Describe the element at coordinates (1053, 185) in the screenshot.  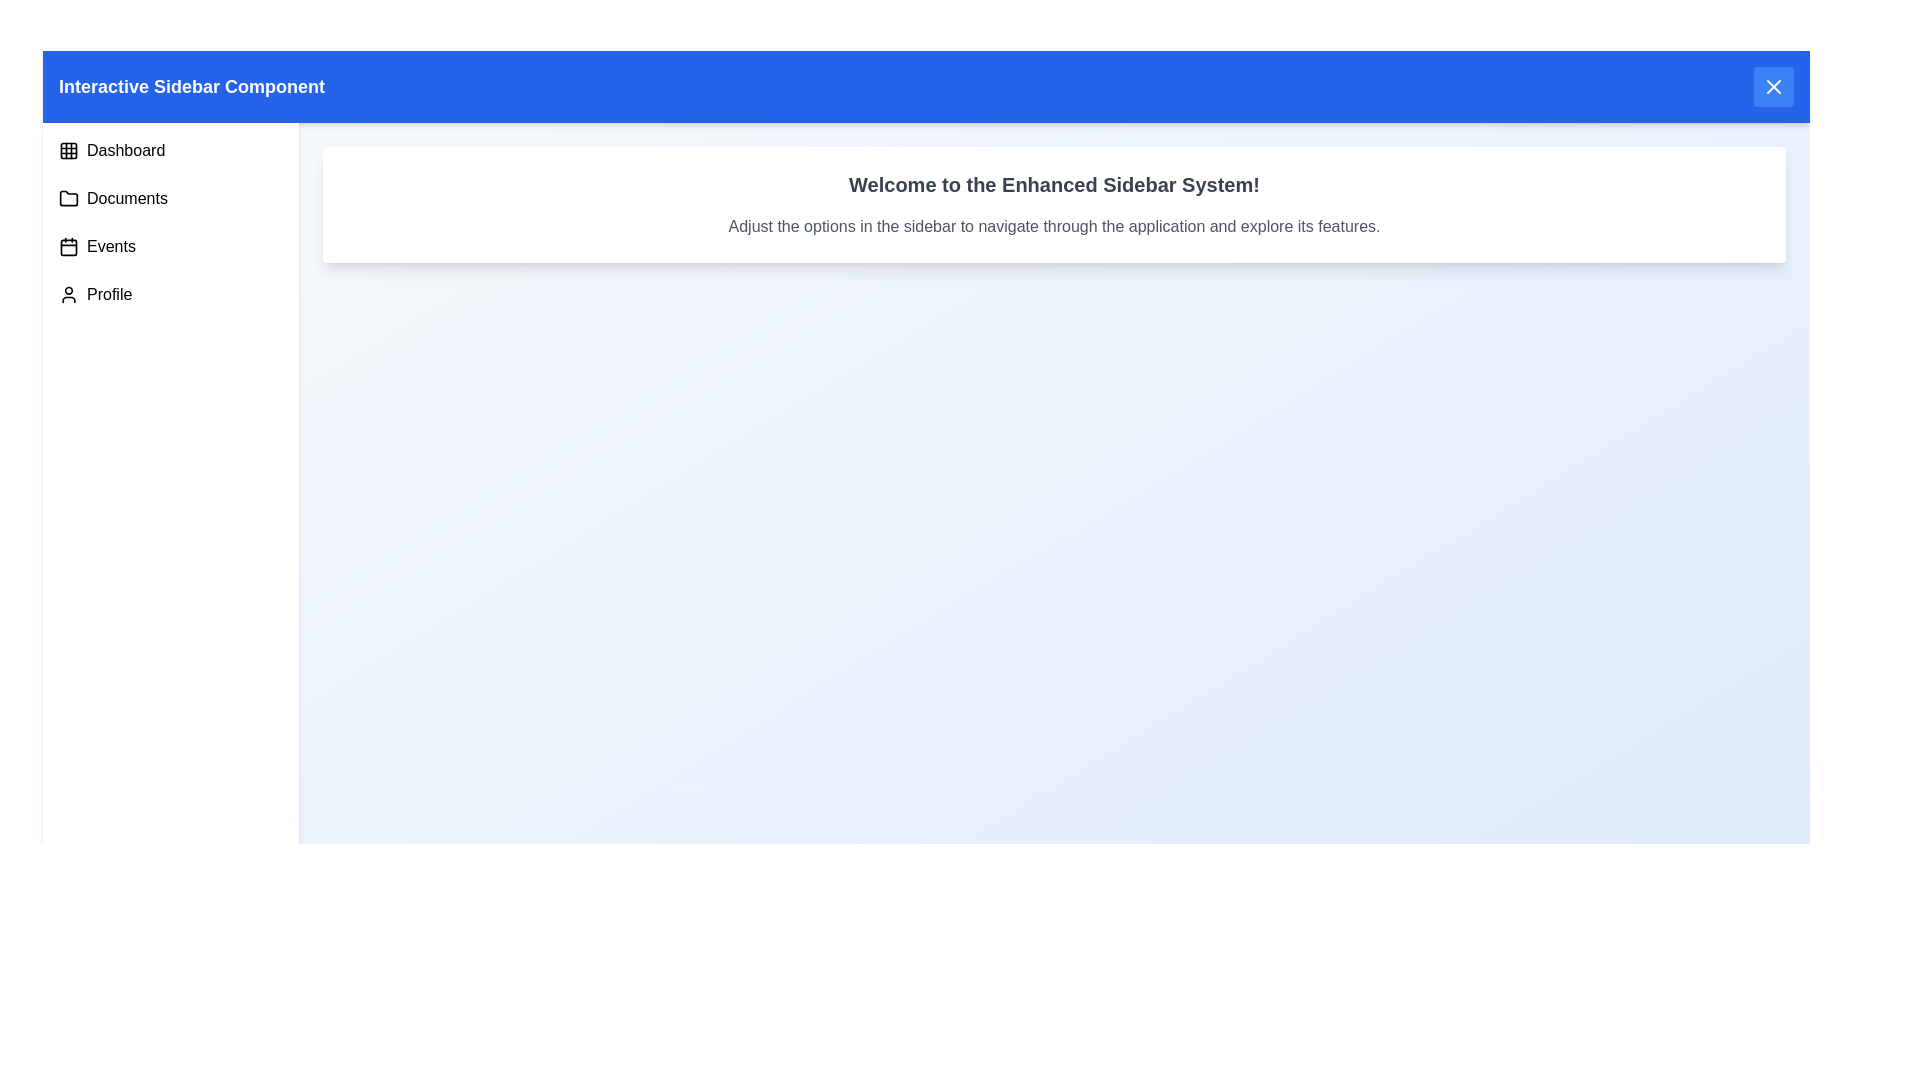
I see `the large title text labeled 'Welcome to the Enhanced Sidebar System!' which is prominently positioned within a white box with rounded corners` at that location.